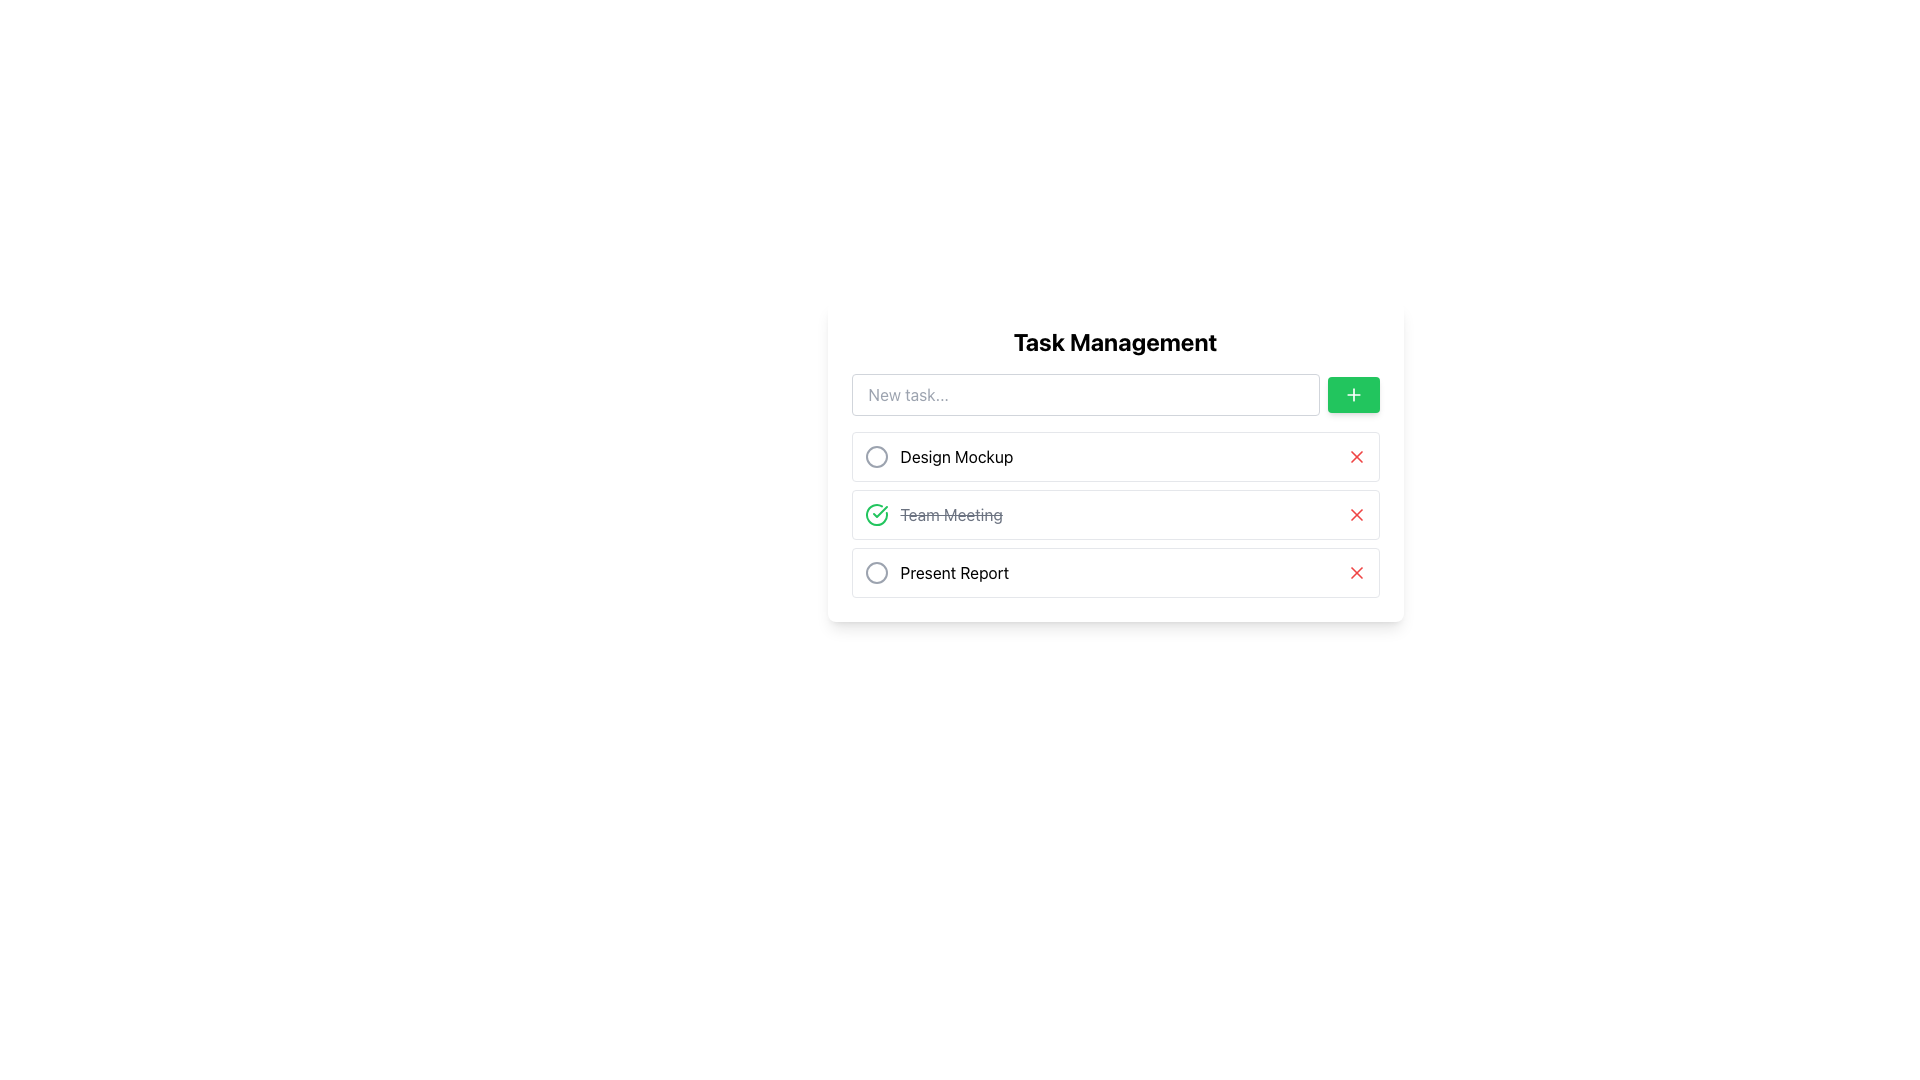 This screenshot has height=1080, width=1920. I want to click on the last list item titled 'Present Report' in the task management interface, so click(935, 573).